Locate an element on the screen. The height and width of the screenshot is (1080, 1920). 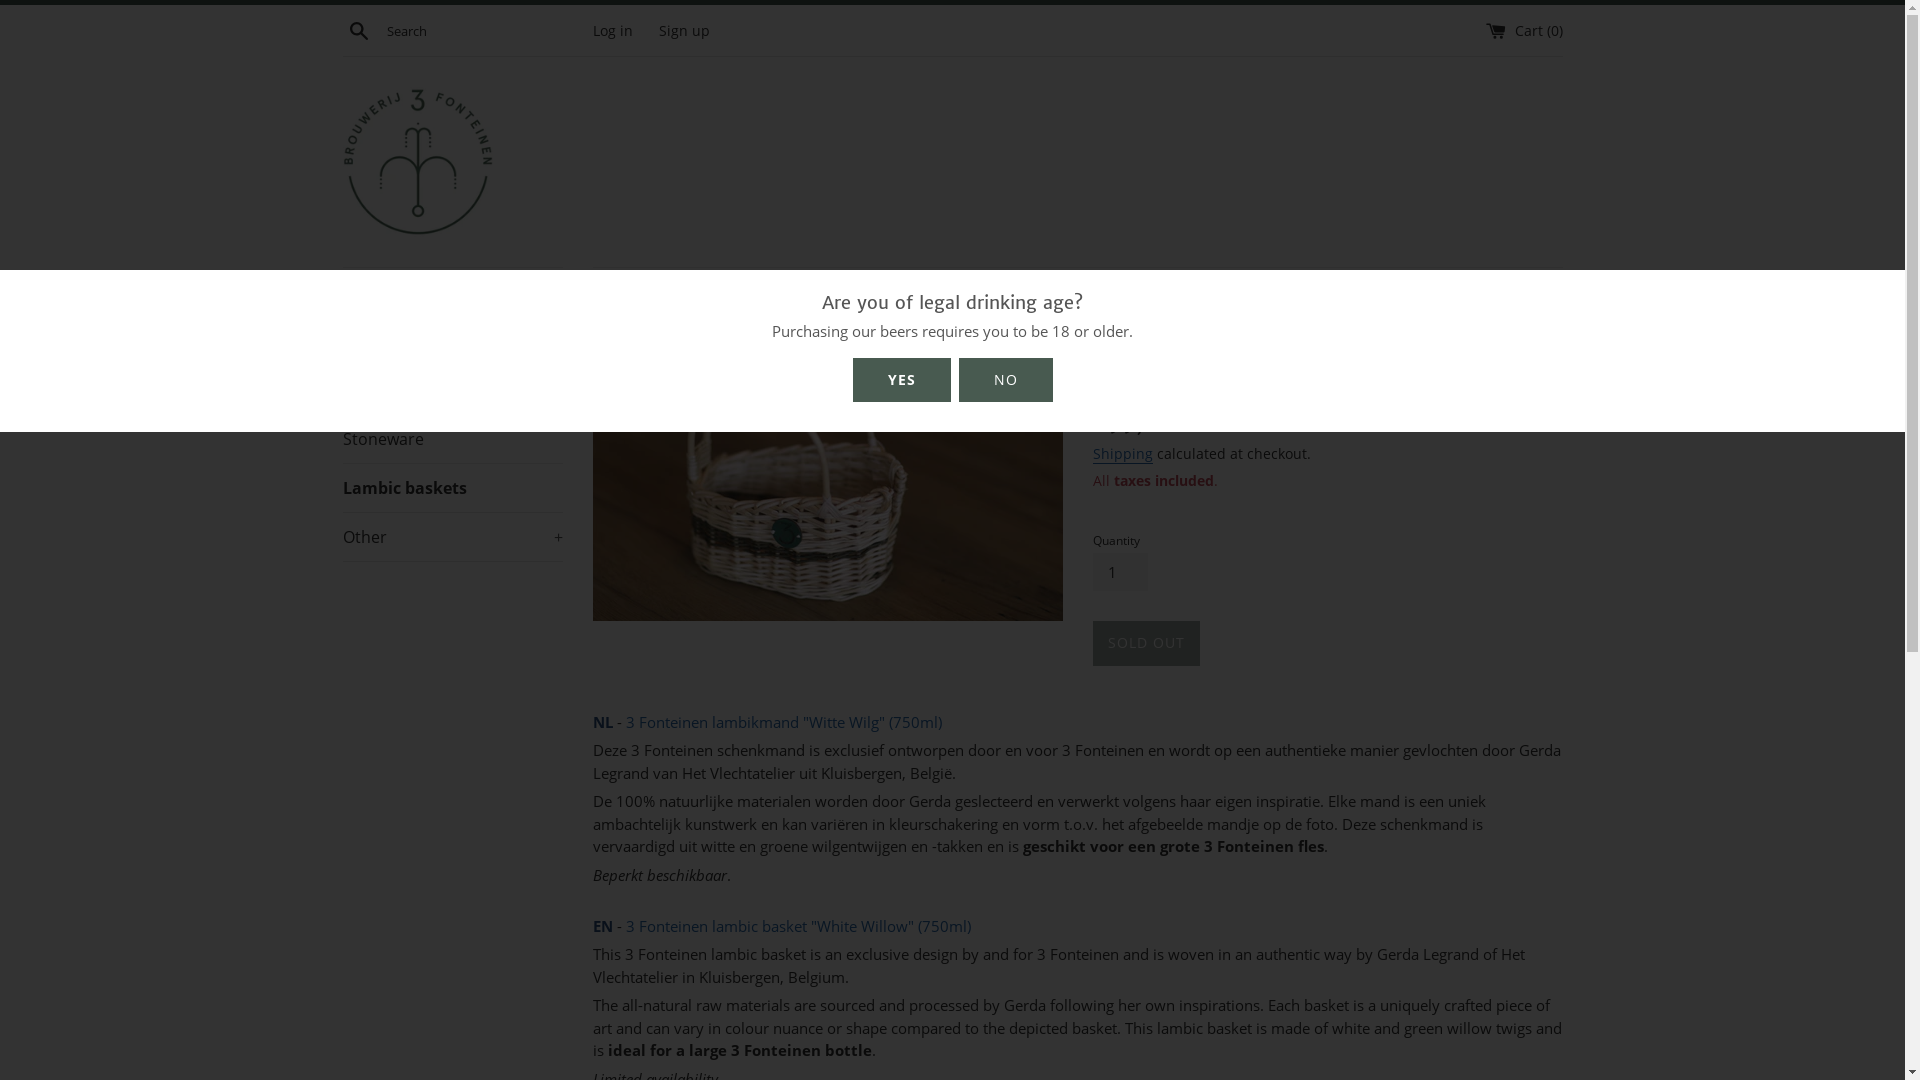
'Cart (0)' is located at coordinates (1523, 30).